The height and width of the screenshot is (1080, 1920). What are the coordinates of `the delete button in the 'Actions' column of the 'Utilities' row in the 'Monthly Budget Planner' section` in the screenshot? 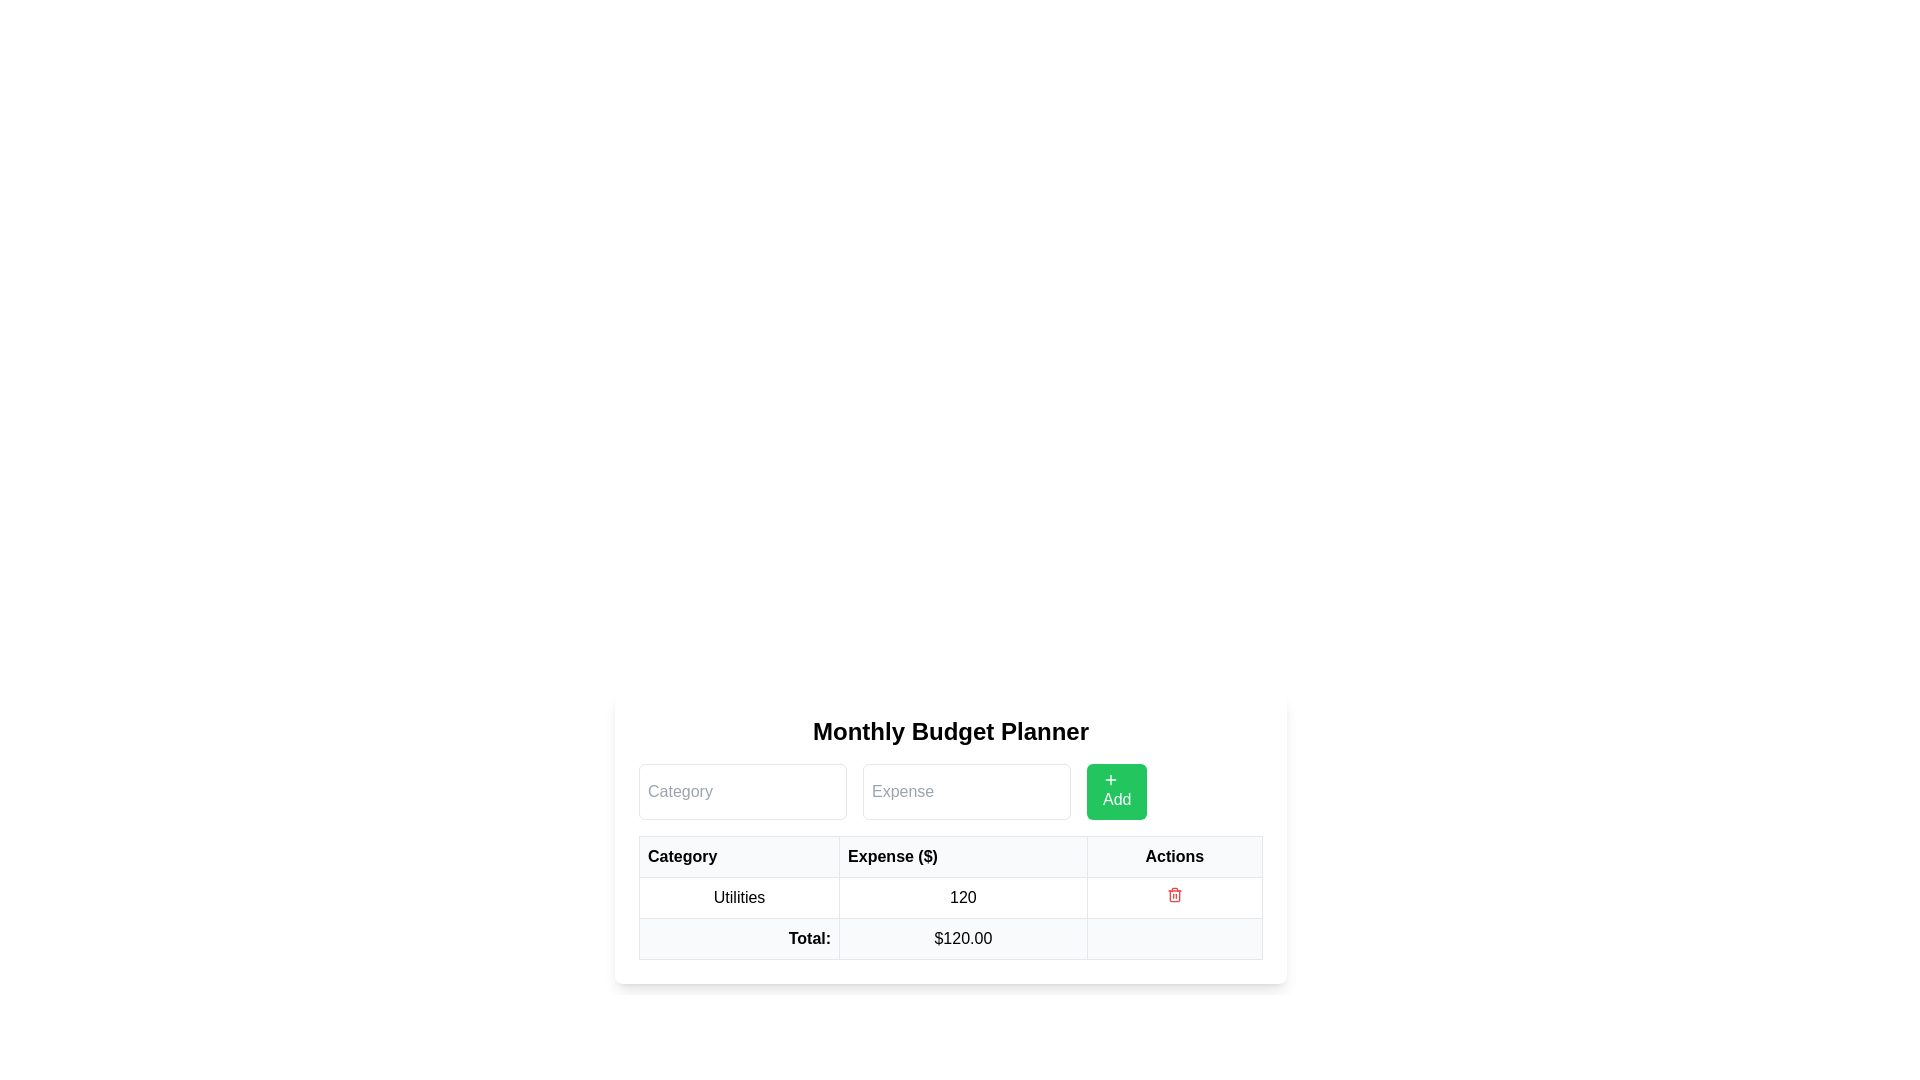 It's located at (1174, 893).